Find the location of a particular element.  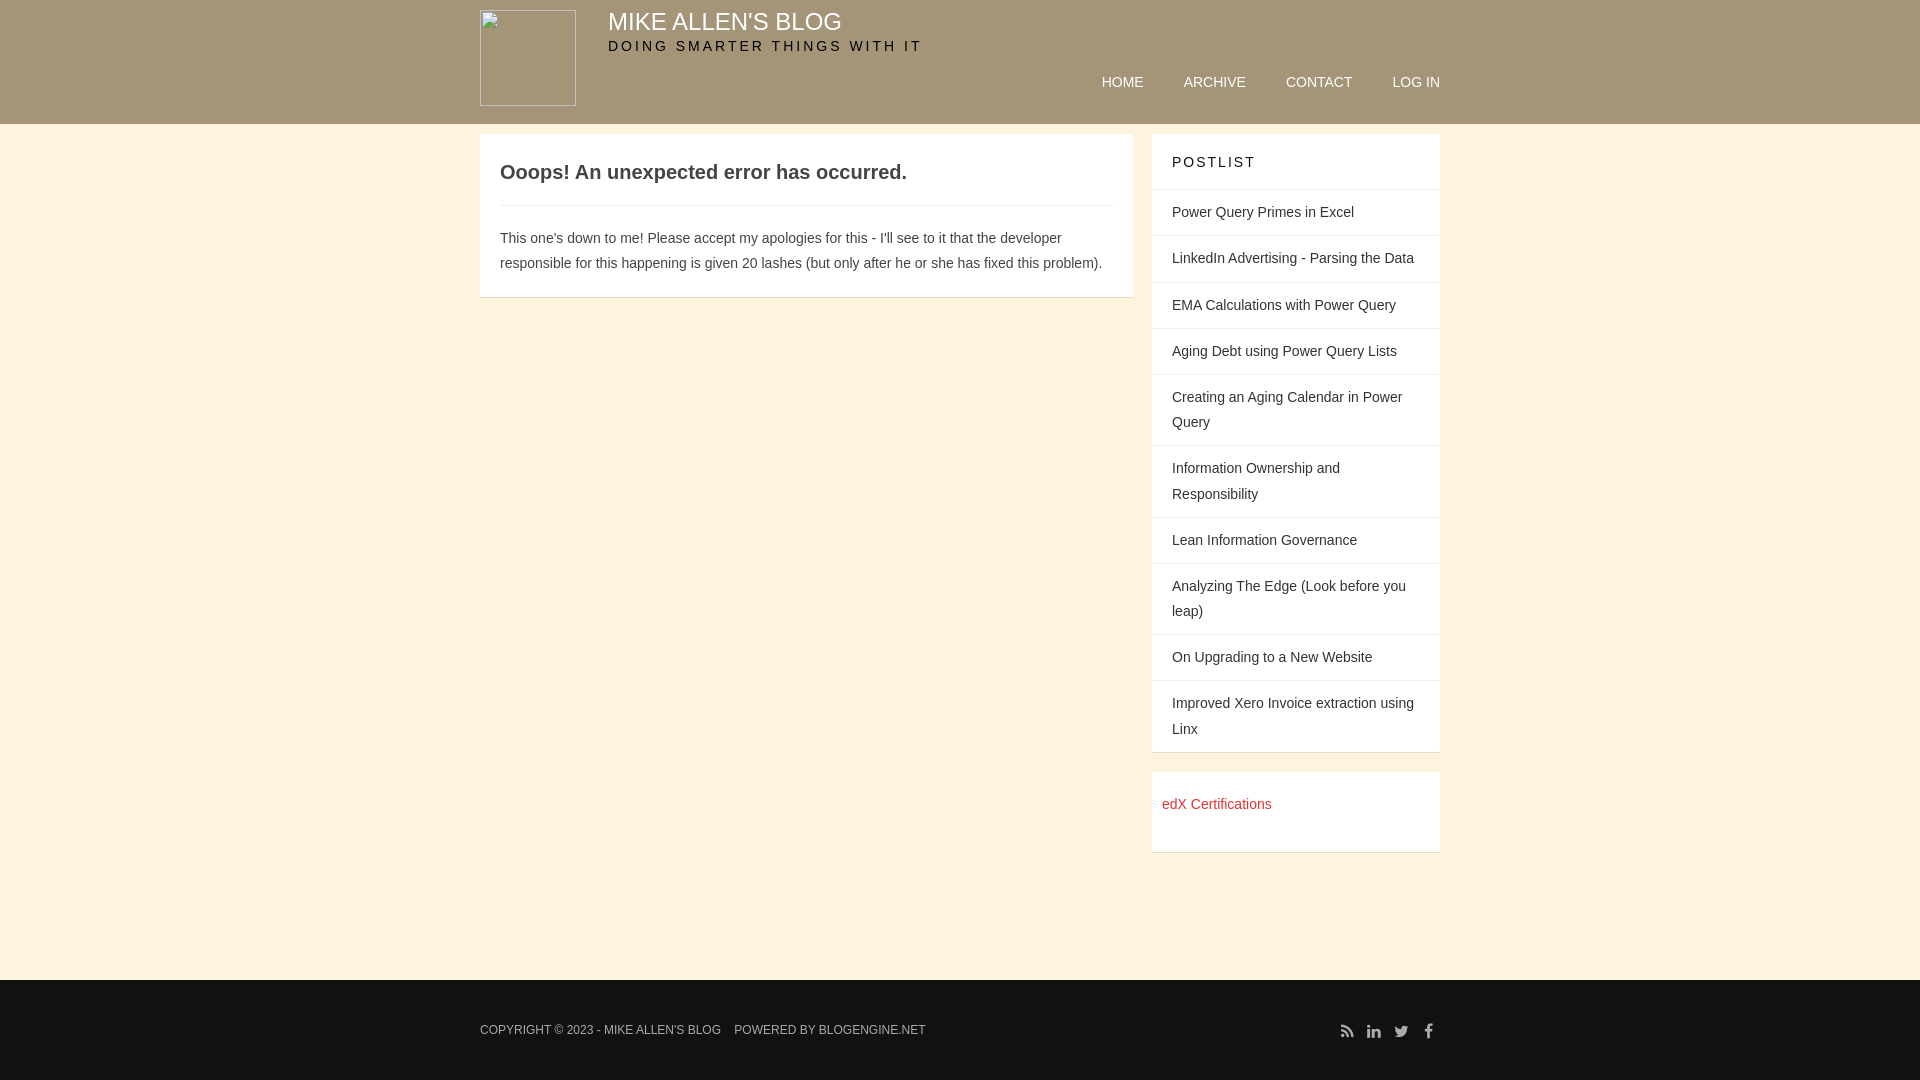

'Aging Debt using Power Query Lists' is located at coordinates (1296, 350).